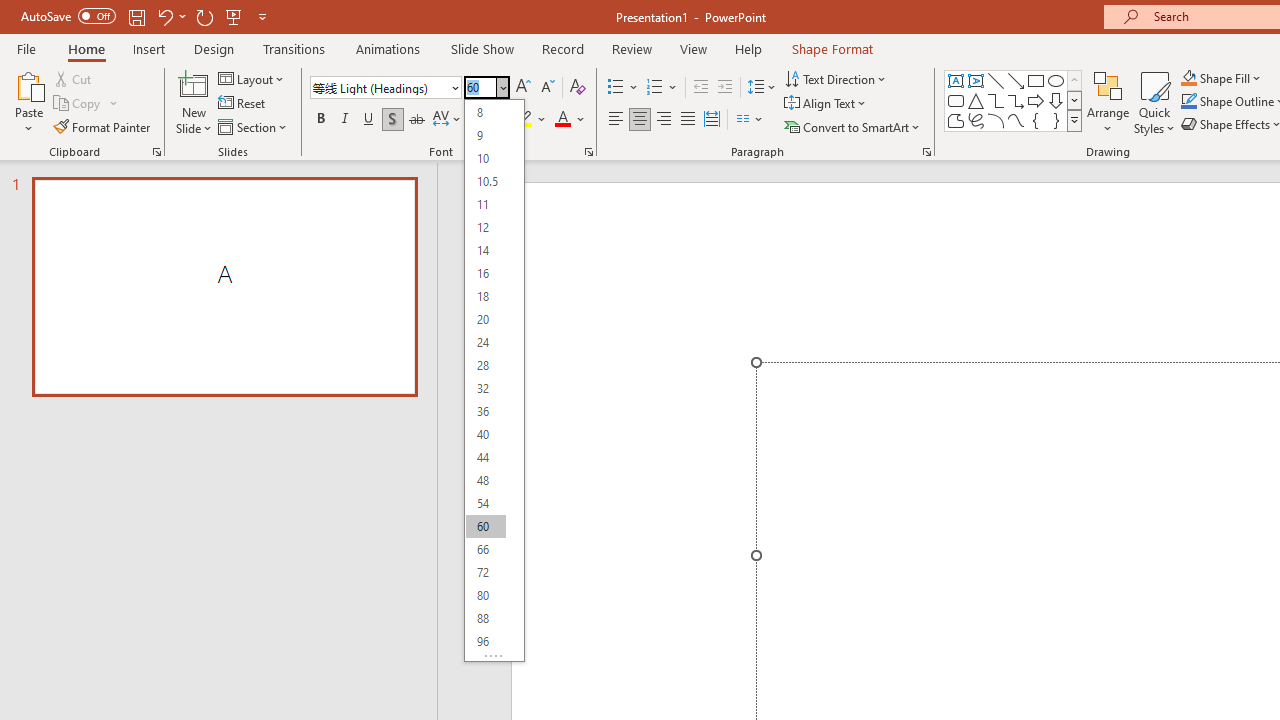  Describe the element at coordinates (485, 273) in the screenshot. I see `'16'` at that location.